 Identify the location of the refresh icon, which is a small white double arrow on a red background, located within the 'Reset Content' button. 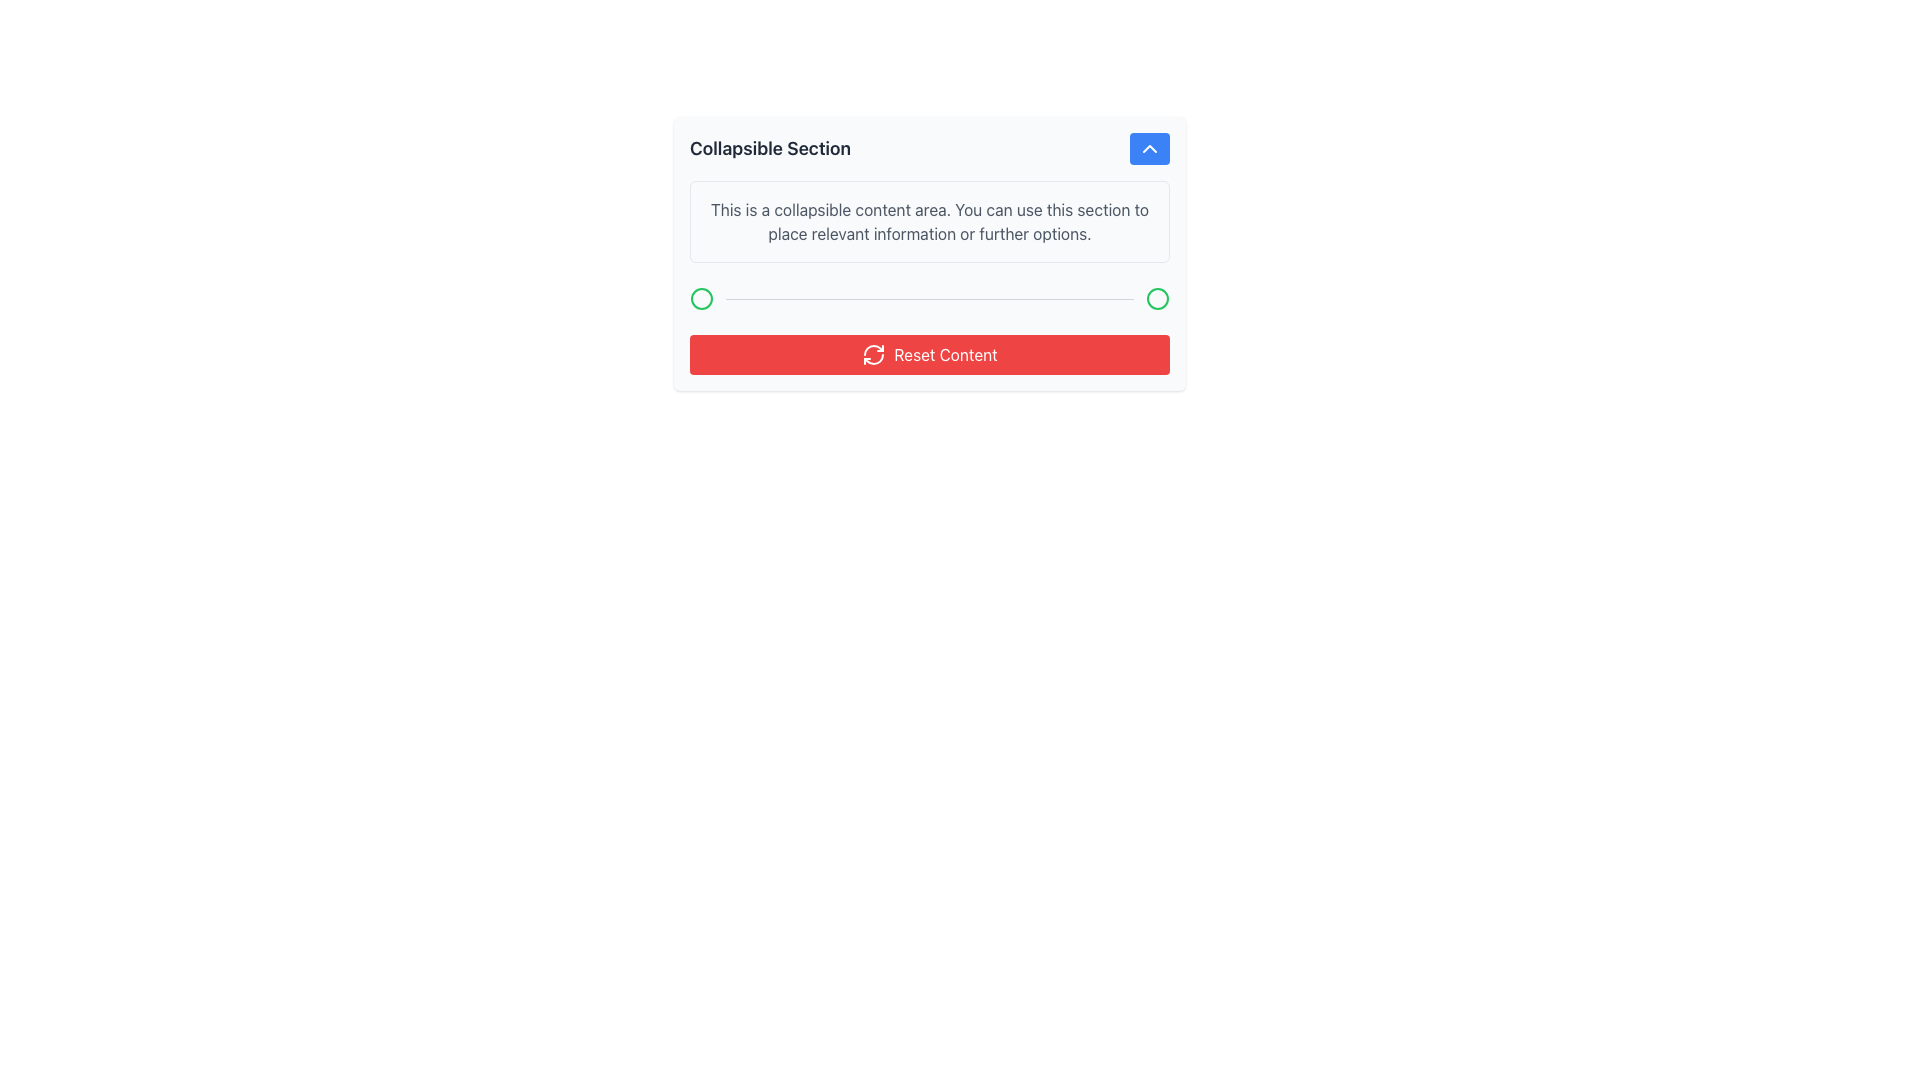
(874, 353).